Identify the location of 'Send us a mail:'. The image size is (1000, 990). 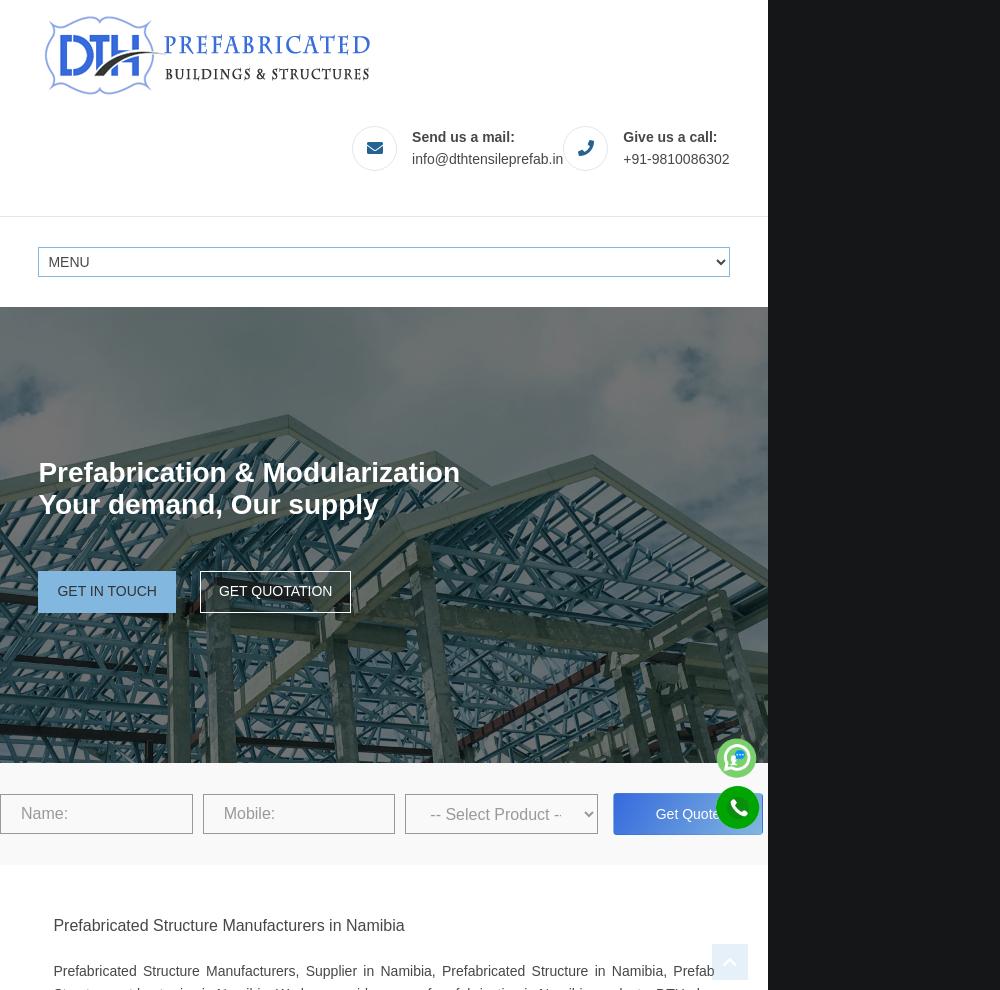
(412, 136).